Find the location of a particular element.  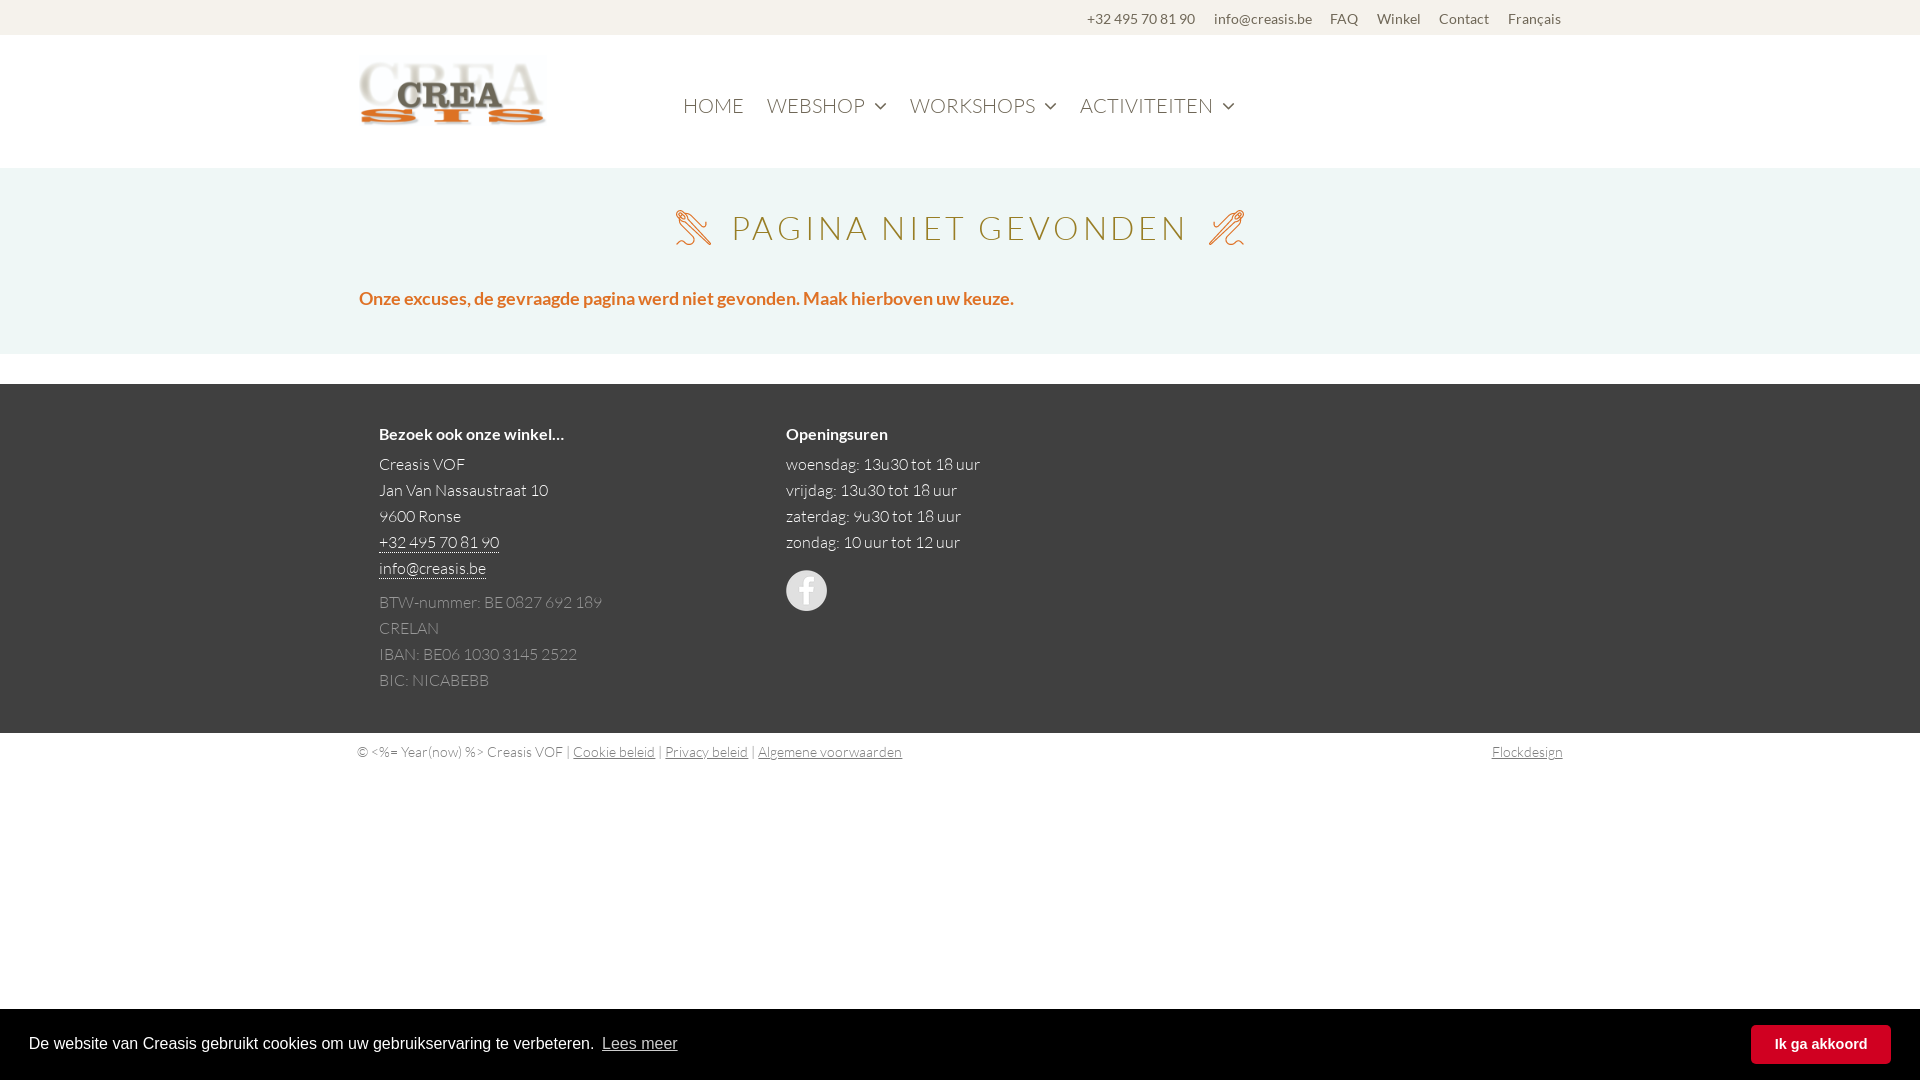

'+32 495 70 81 90' is located at coordinates (1141, 18).